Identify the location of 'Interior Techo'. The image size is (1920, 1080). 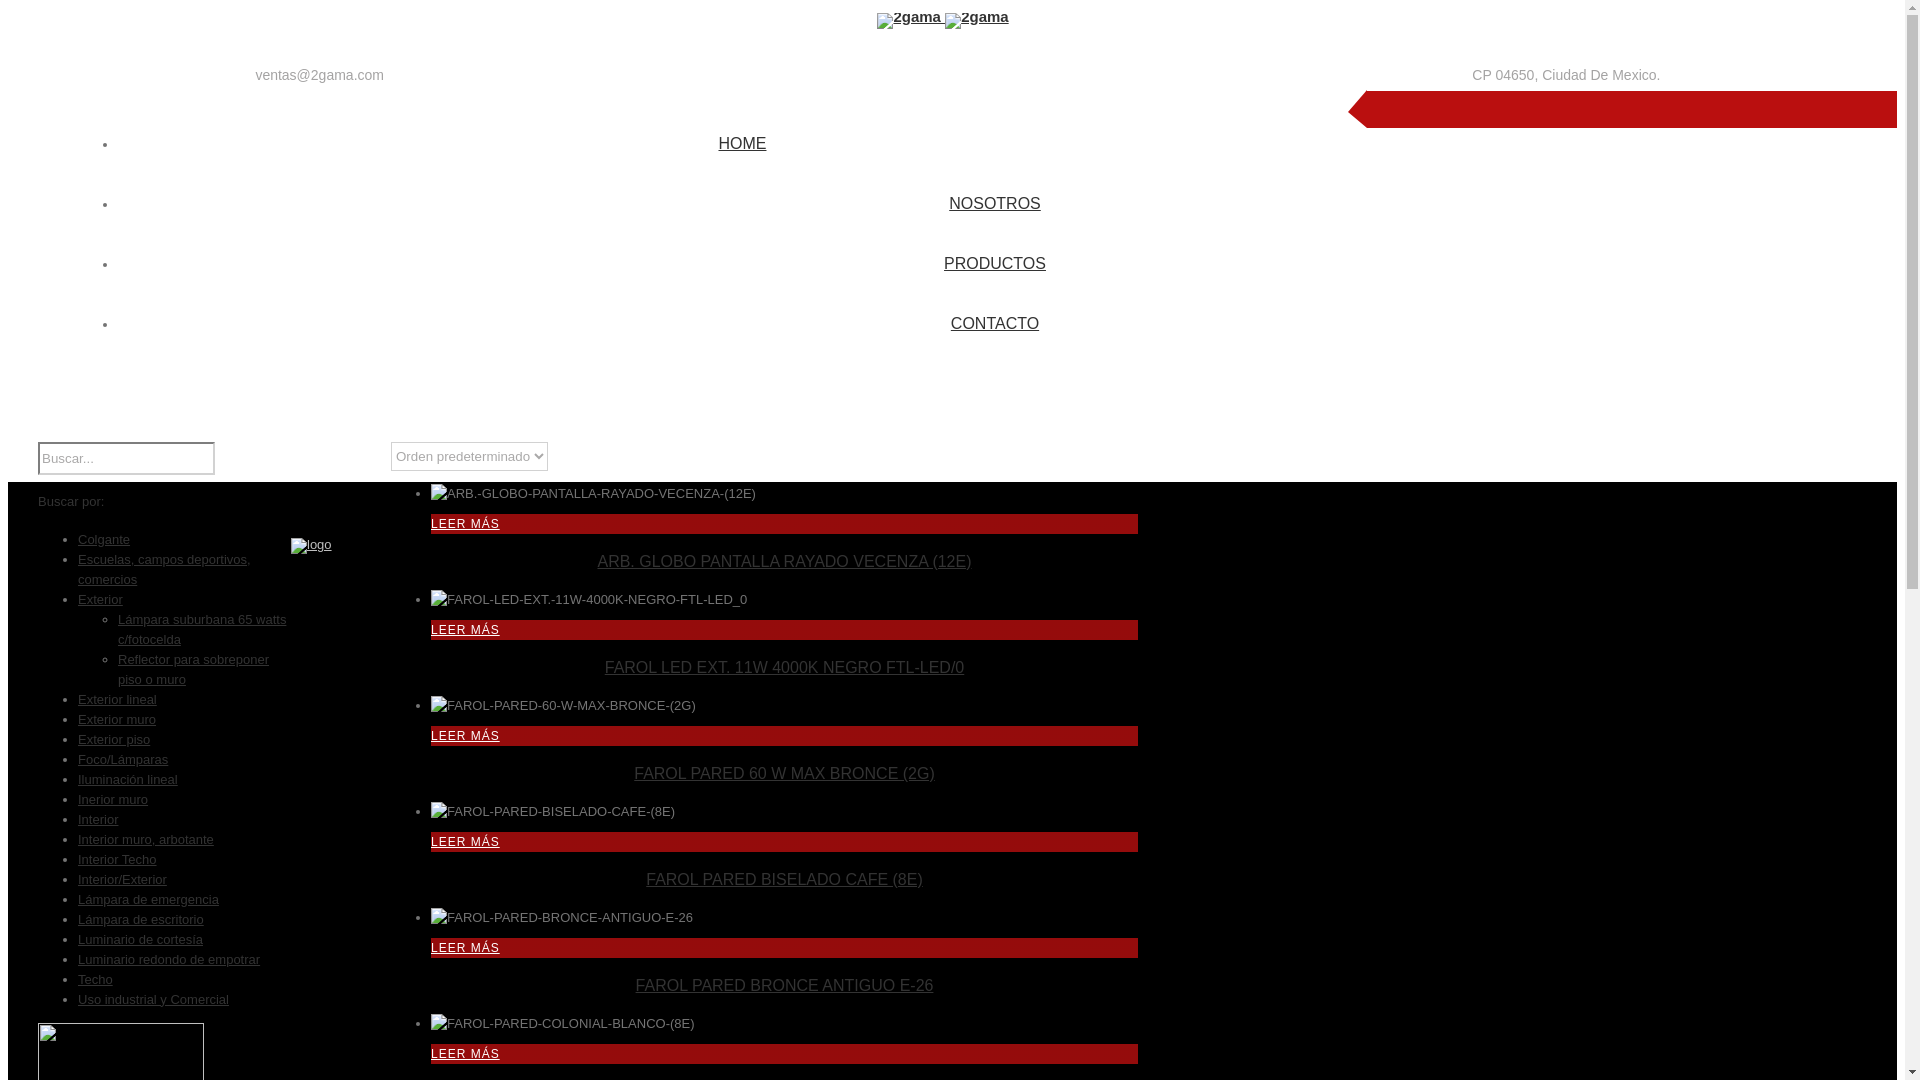
(116, 858).